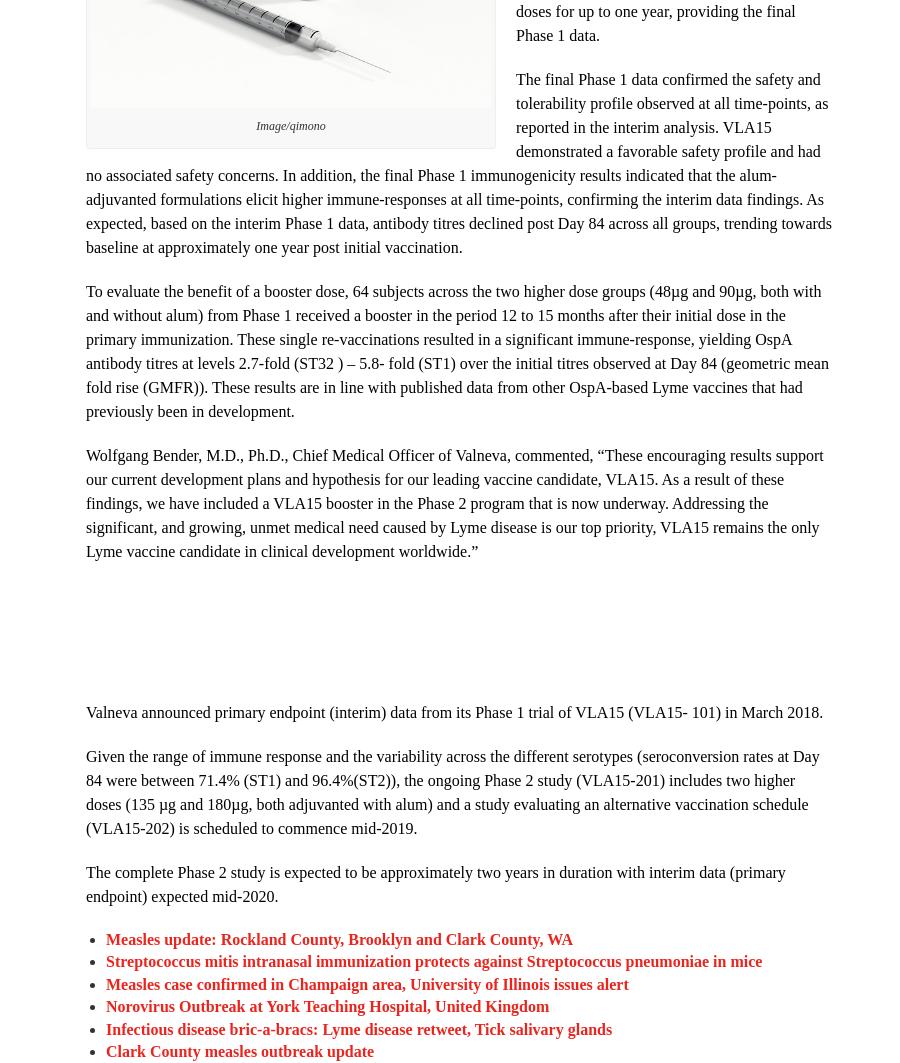 The width and height of the screenshot is (900, 1063). What do you see at coordinates (85, 502) in the screenshot?
I see `'Wolfgang Bender, M.D., Ph.D., Chief Medical Officer of Valneva, commented, “These encouraging results support our current development plans and hypothesis for our leading vaccine candidate, VLA15. As a result of these findings, we have included a VLA15 booster in the Phase 2 program that is now underway. Addressing the significant, and growing, unmet medical need caused by Lyme disease is our top priority, VLA15 remains the only Lyme vaccine candidate in clinical development worldwide.”'` at bounding box center [85, 502].